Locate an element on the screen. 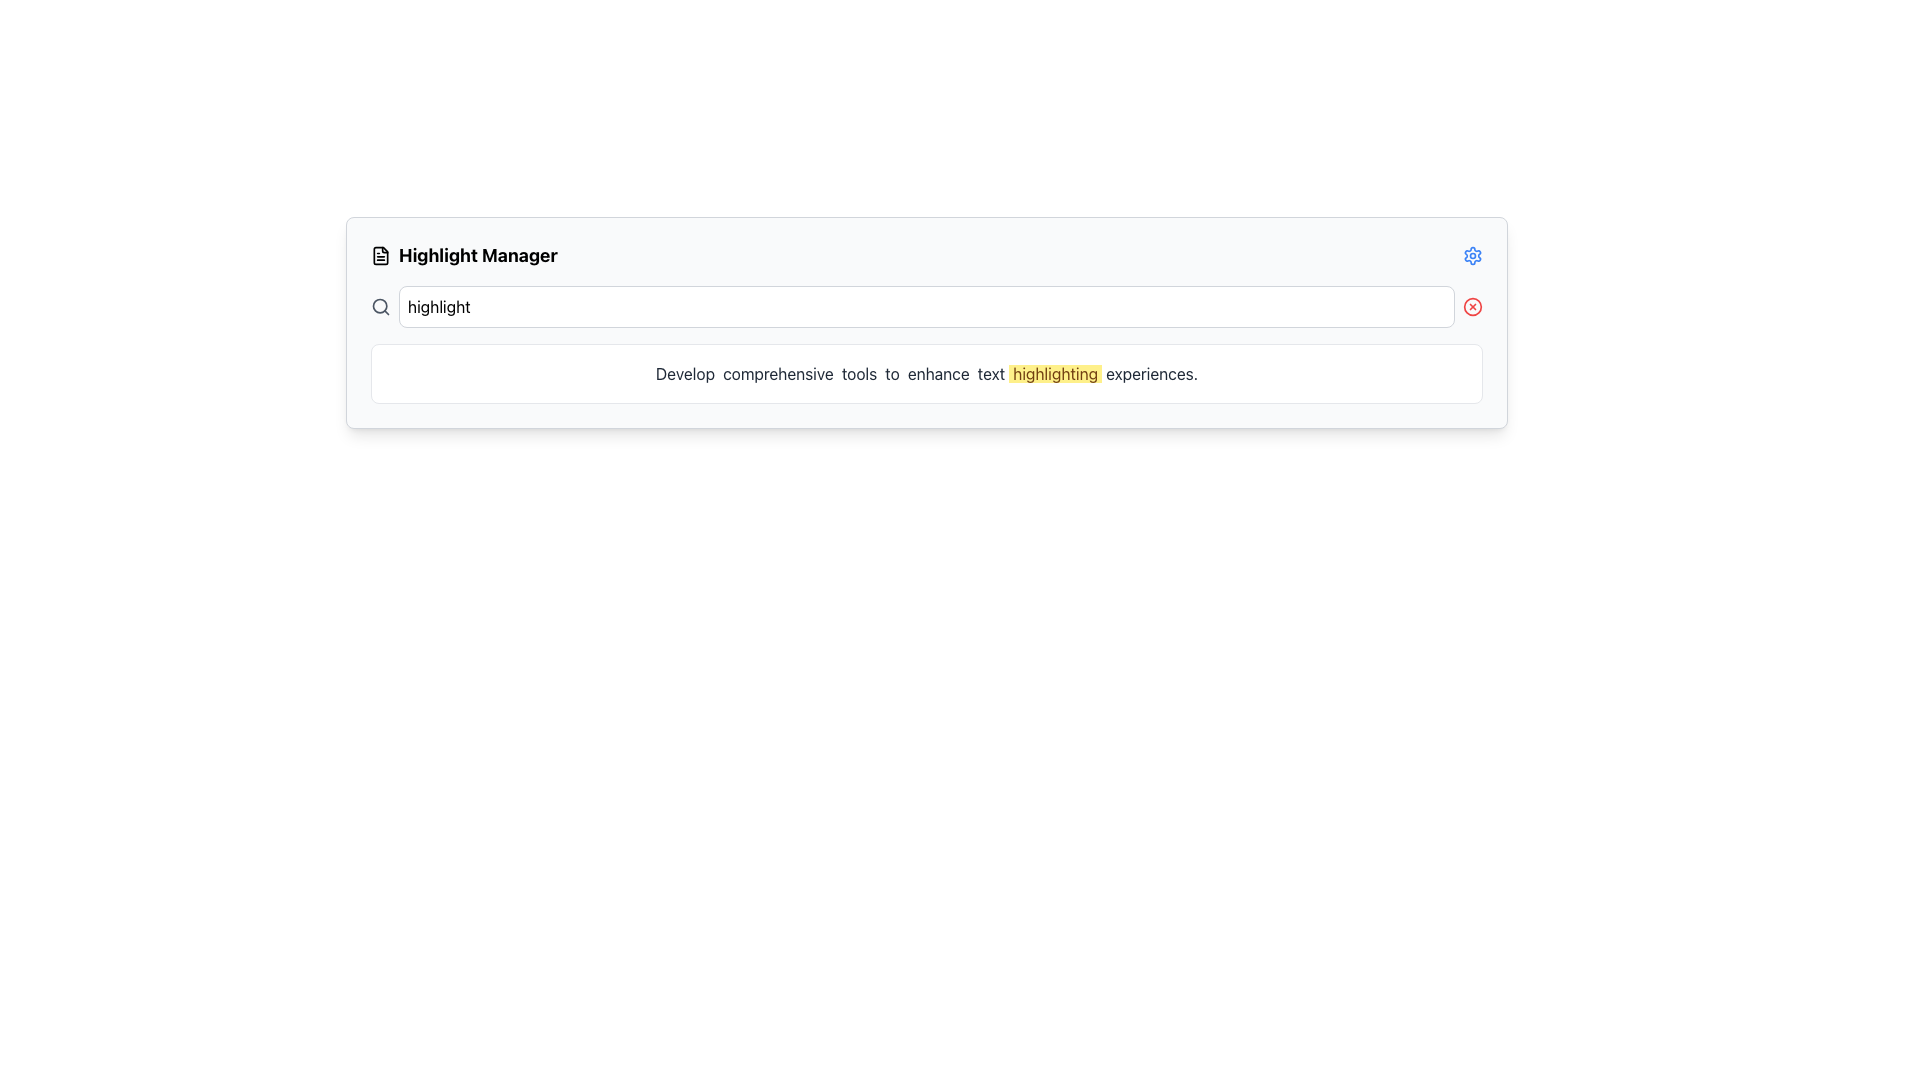 The image size is (1920, 1080). the gear icon with a blue outline located at the far right of the header bar labeled 'Highlight Manager' is located at coordinates (1473, 254).